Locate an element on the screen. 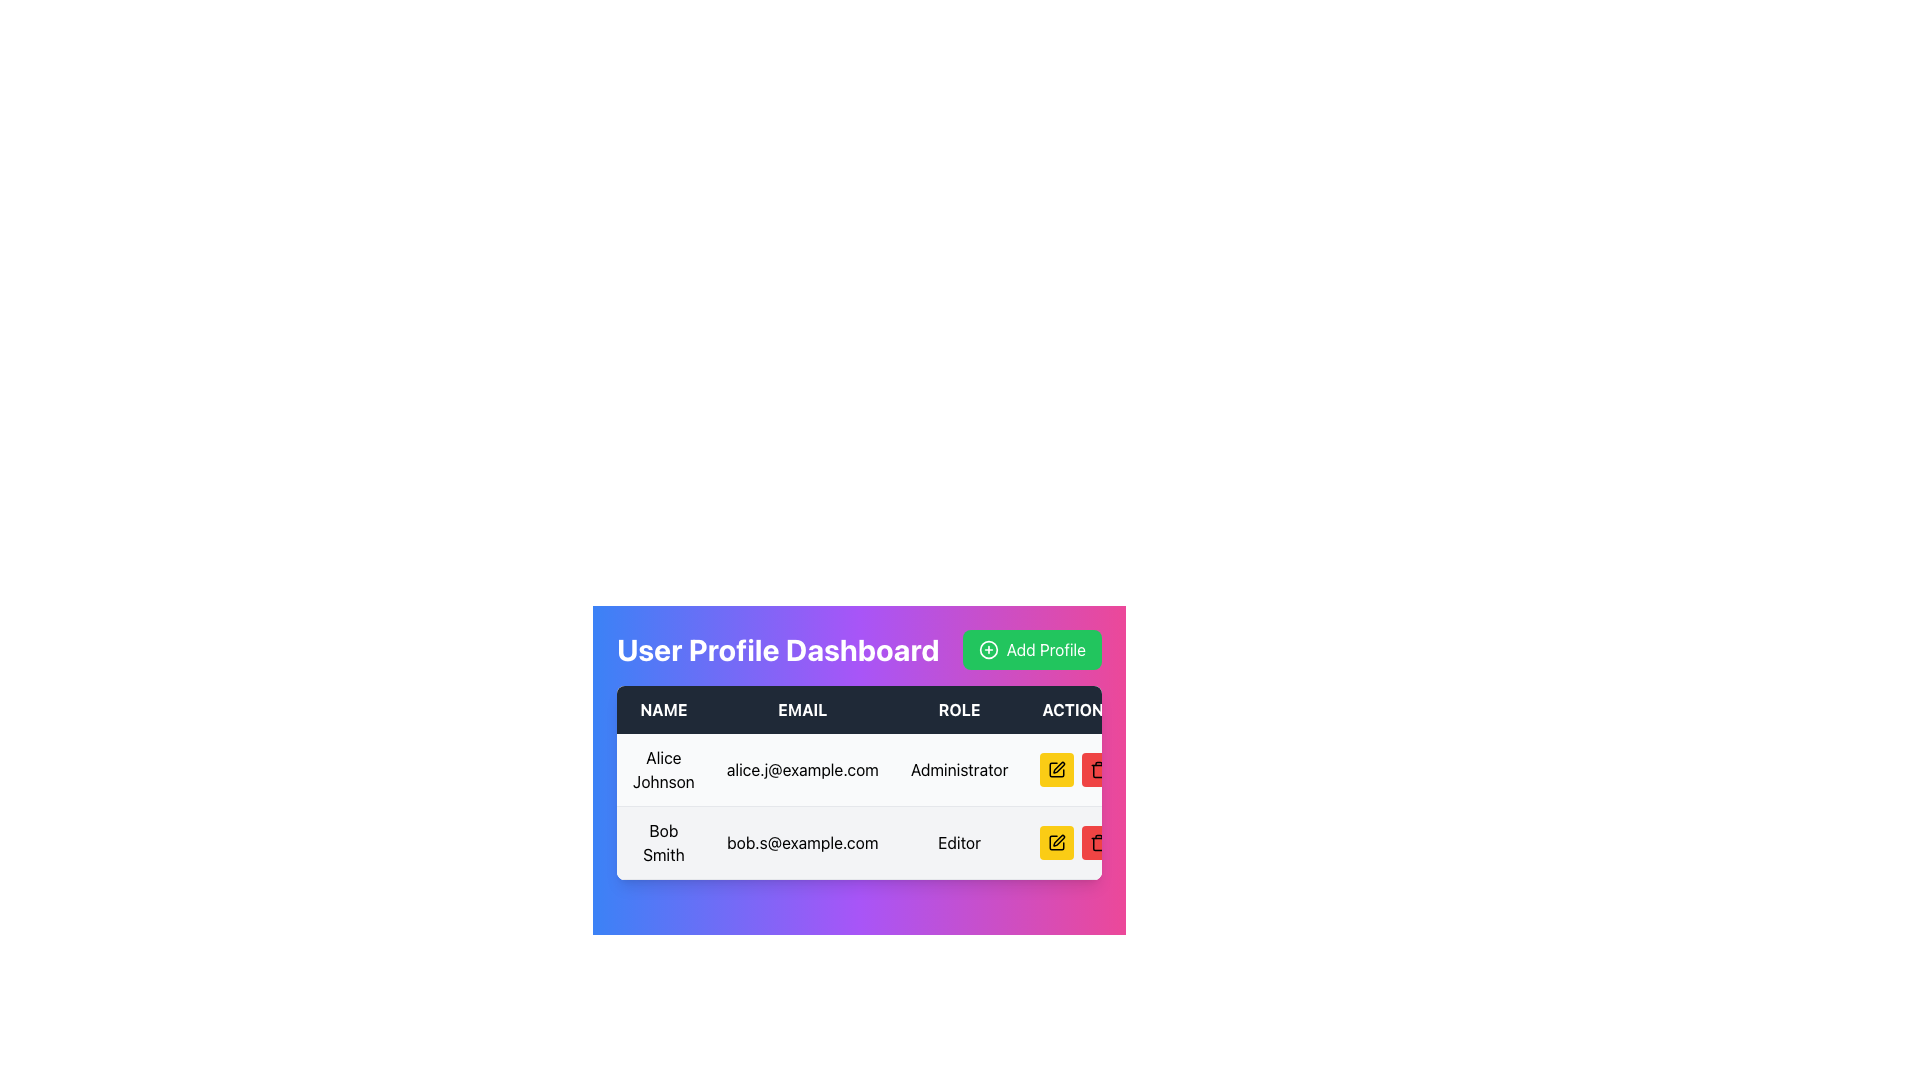  the trash bin icon located in the last row of the user table is located at coordinates (1098, 844).